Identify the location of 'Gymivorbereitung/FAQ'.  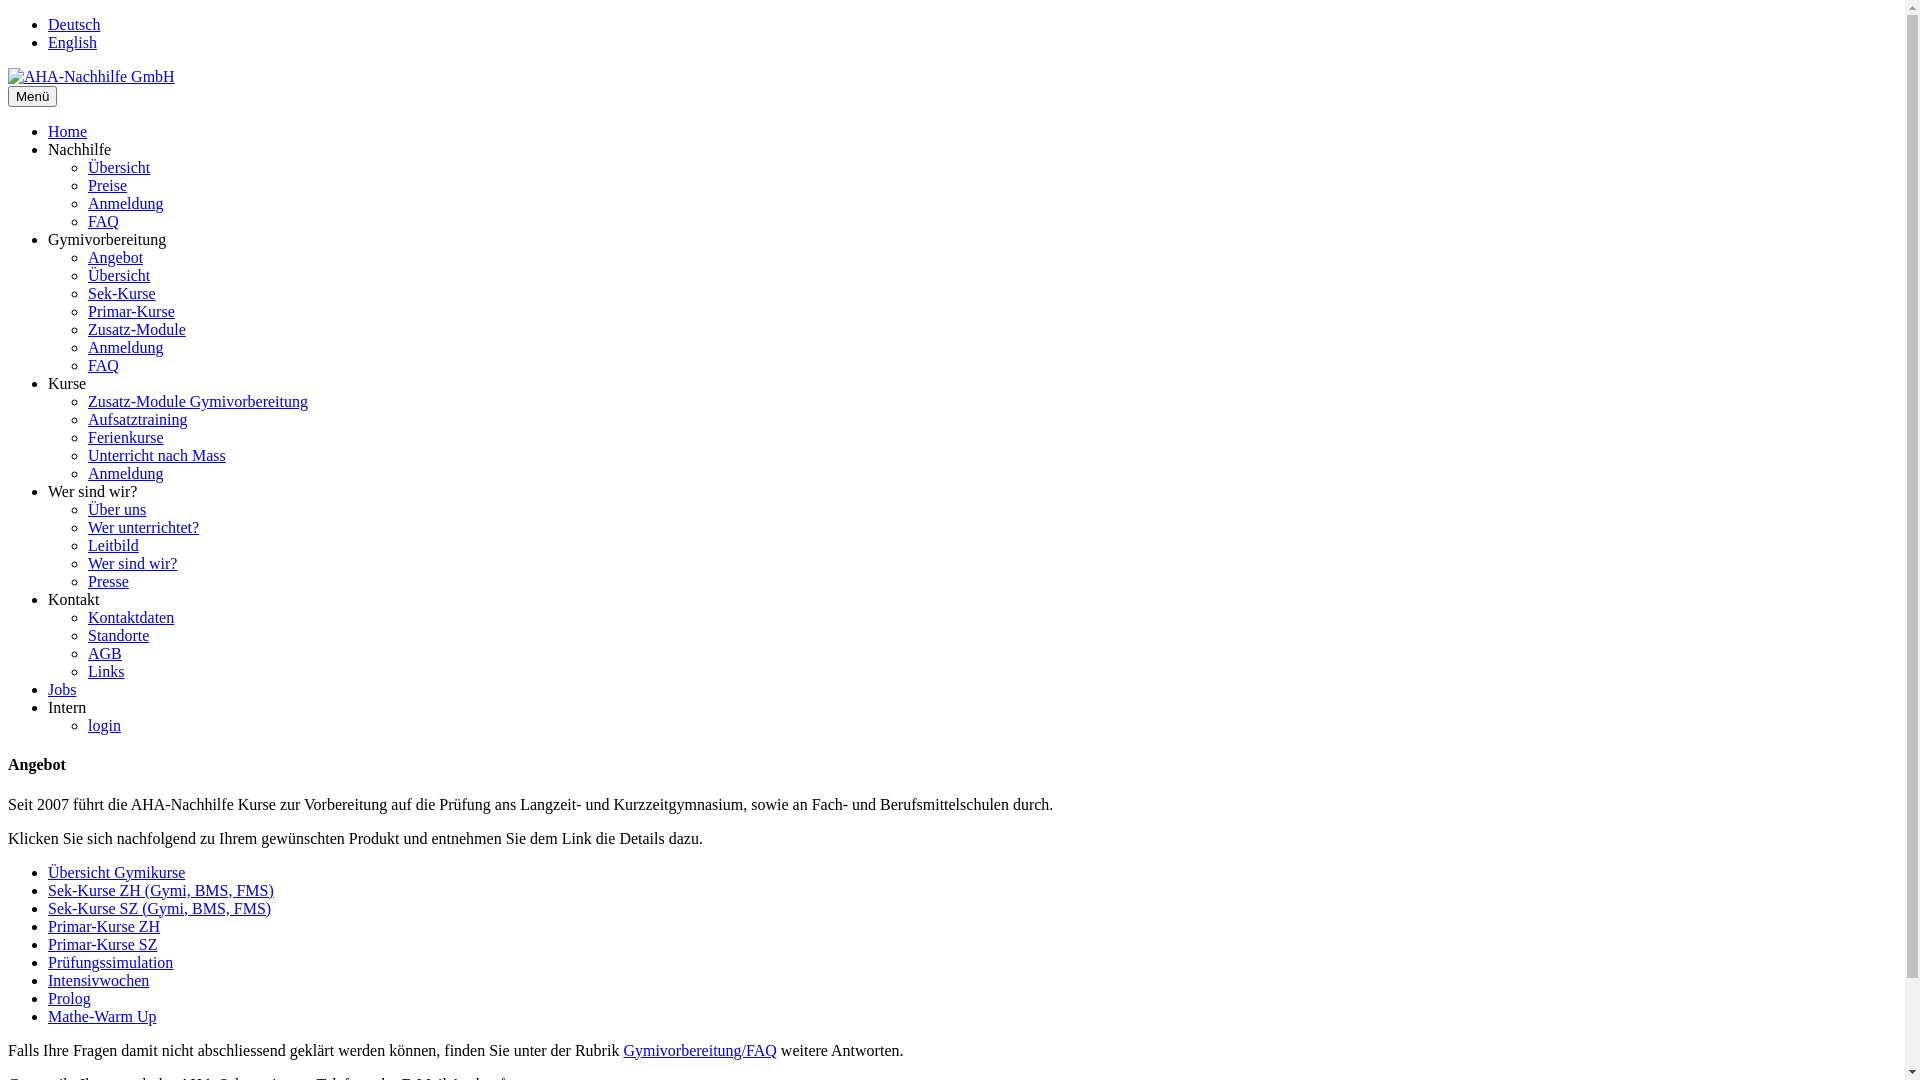
(699, 1049).